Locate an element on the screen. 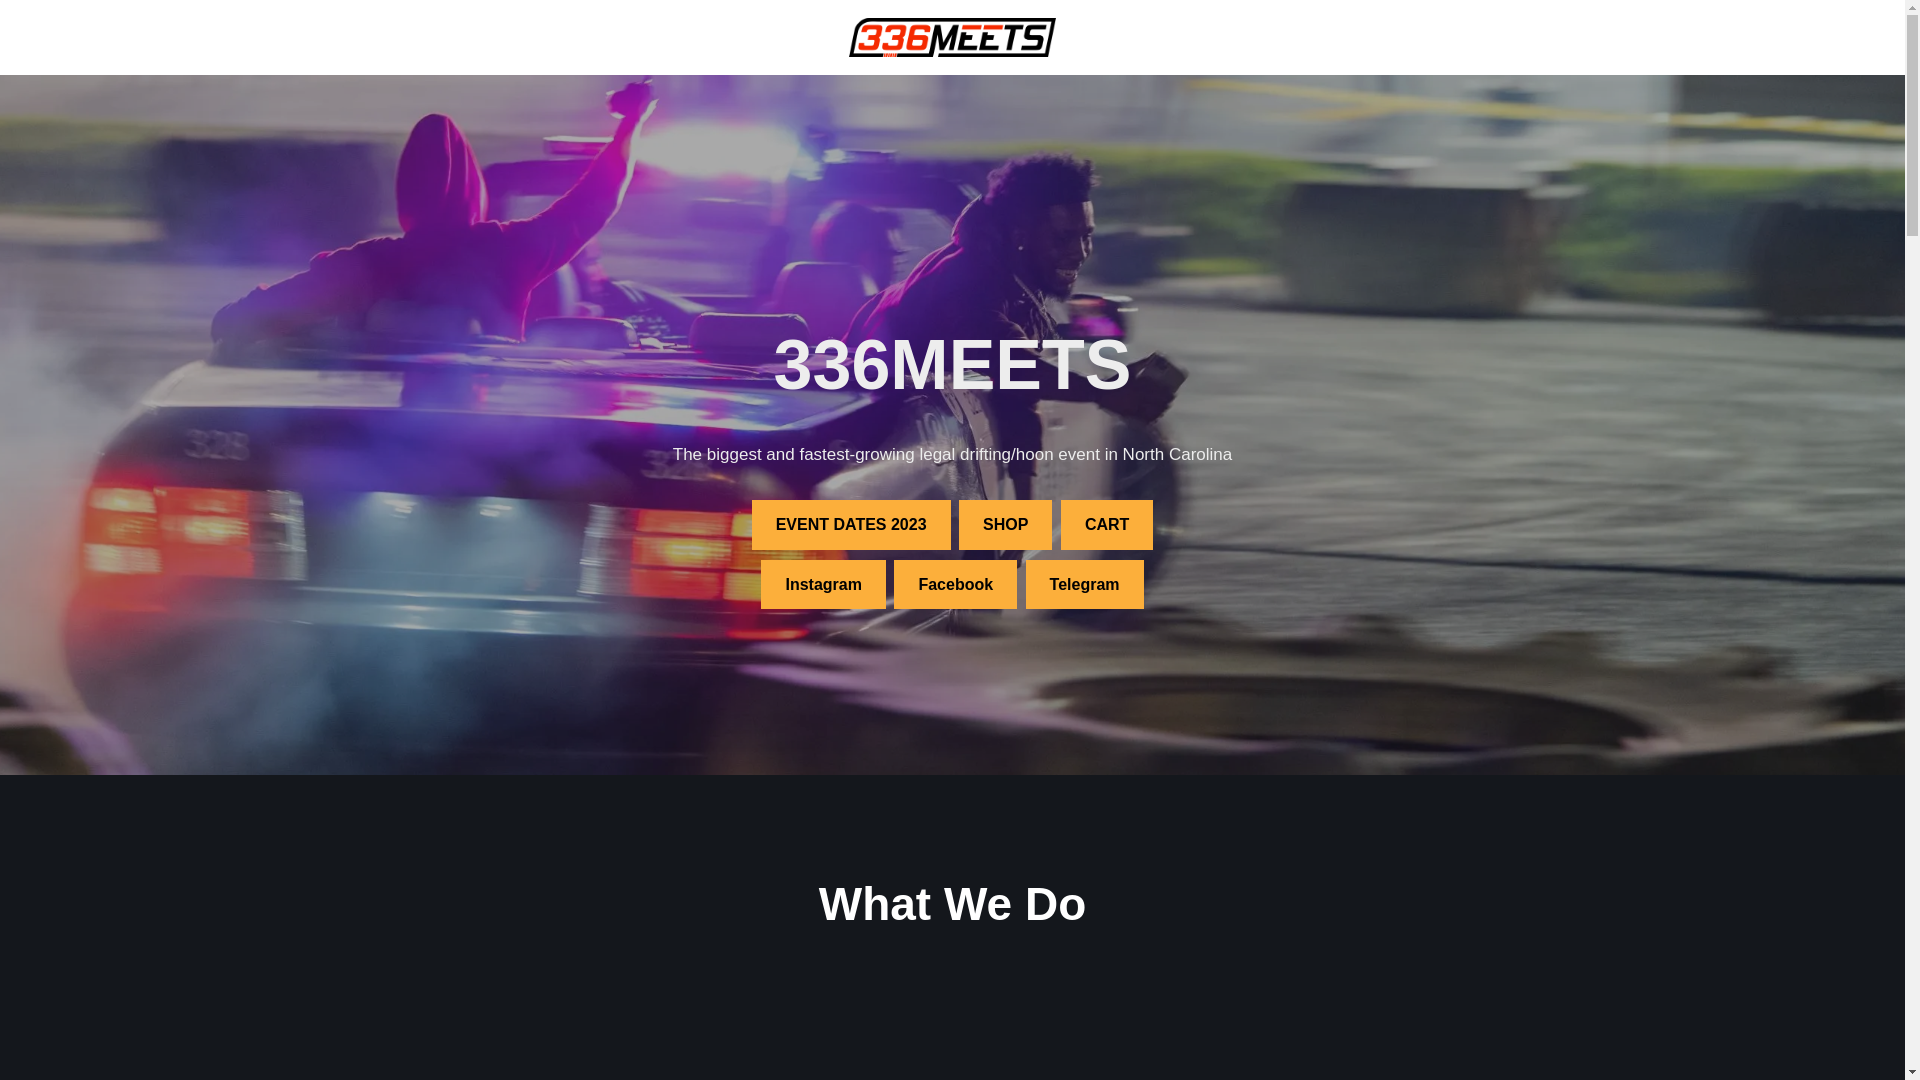 The image size is (1920, 1080). 'CART' is located at coordinates (1106, 523).